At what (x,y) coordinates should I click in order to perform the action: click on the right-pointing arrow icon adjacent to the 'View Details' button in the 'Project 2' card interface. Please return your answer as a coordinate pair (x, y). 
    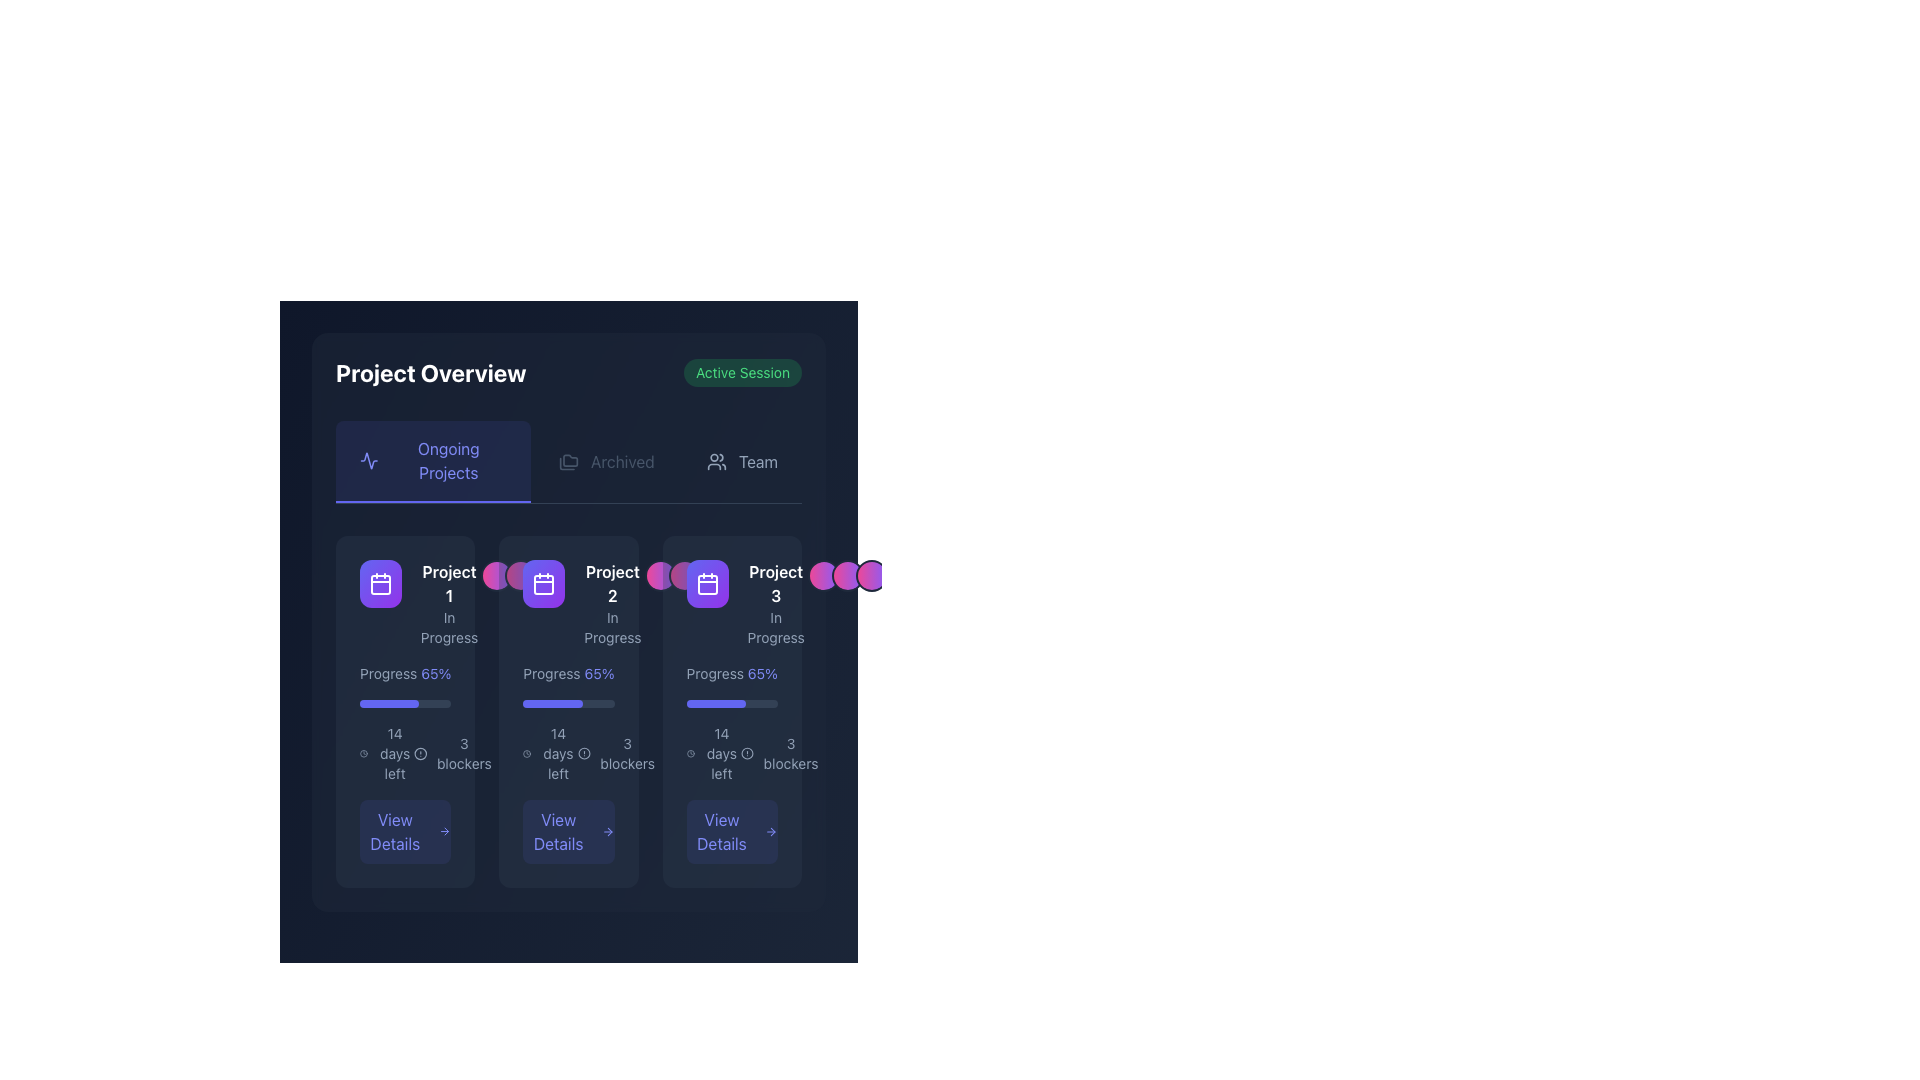
    Looking at the image, I should click on (607, 832).